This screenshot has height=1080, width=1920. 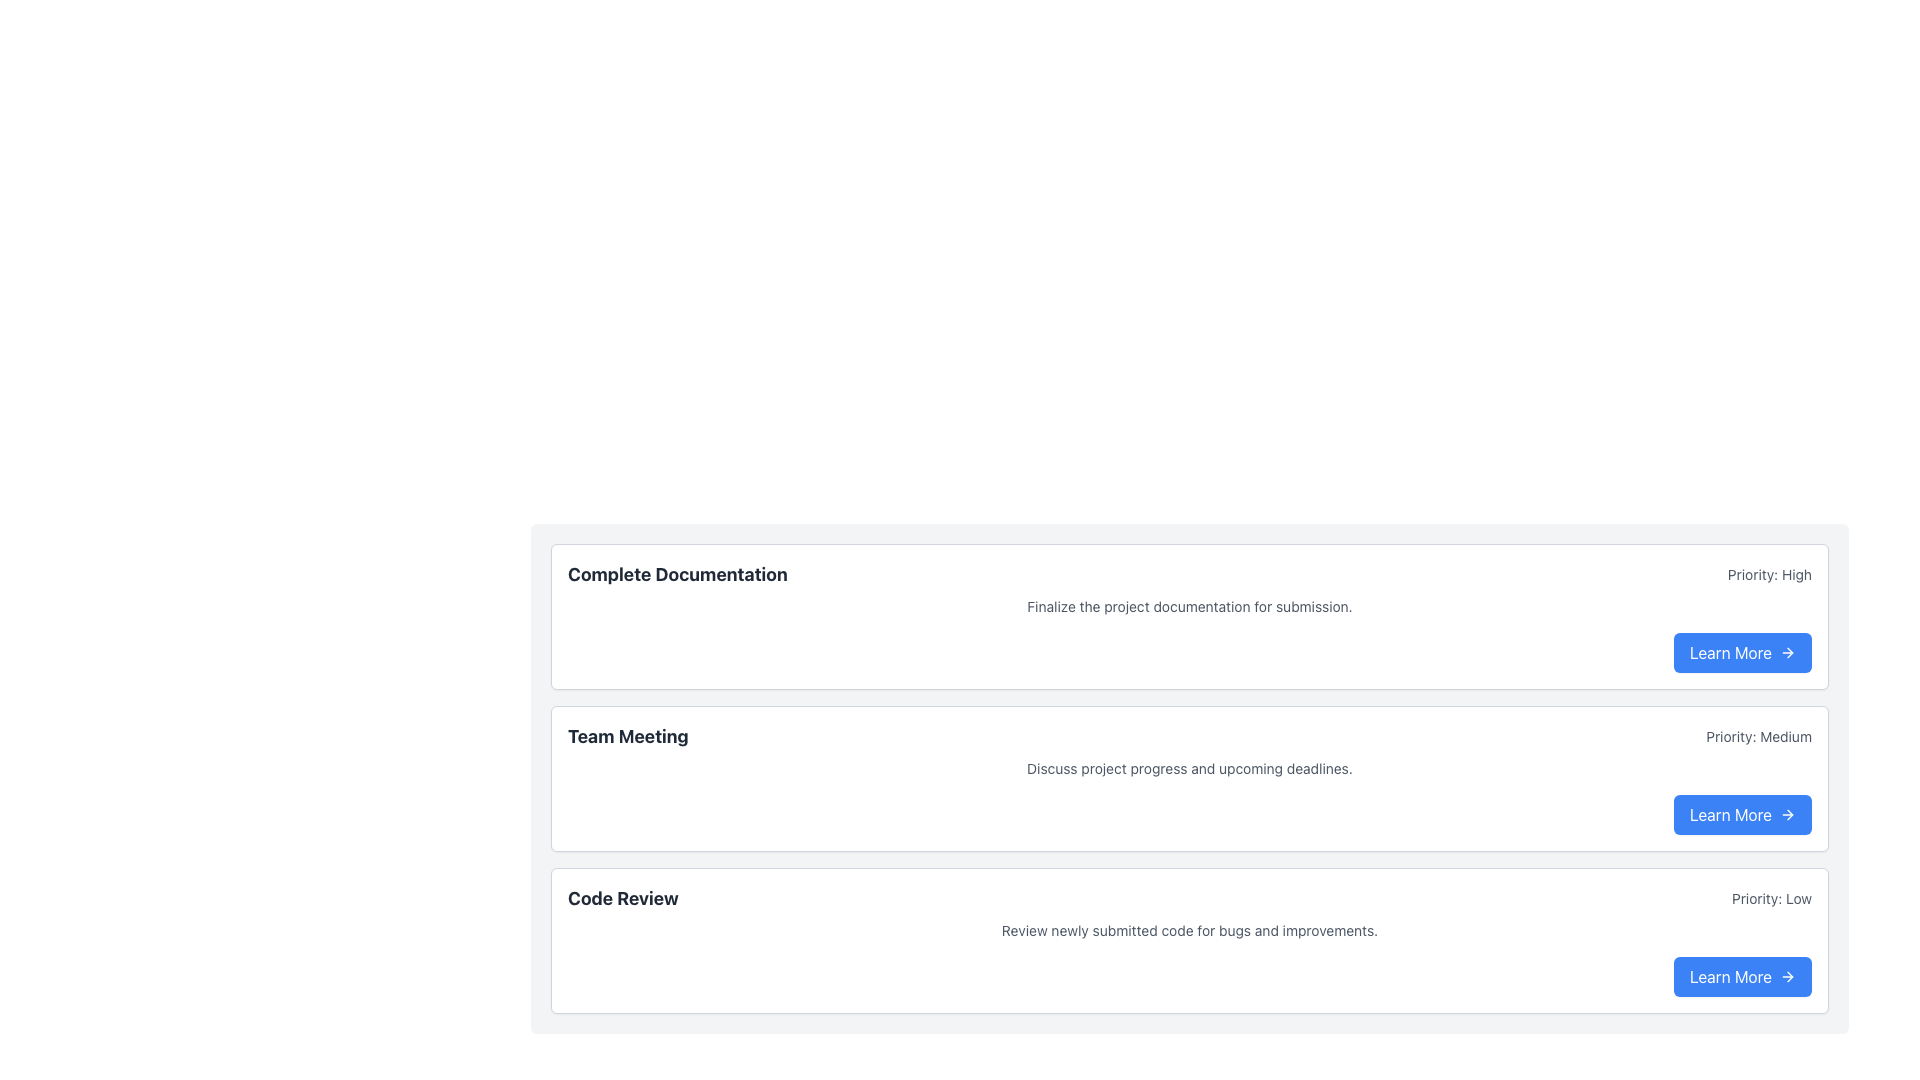 I want to click on text label indicating the priority level of the 'Team Meeting' task, located at the rightmost side of the 'Team Meeting' section, so click(x=1758, y=736).